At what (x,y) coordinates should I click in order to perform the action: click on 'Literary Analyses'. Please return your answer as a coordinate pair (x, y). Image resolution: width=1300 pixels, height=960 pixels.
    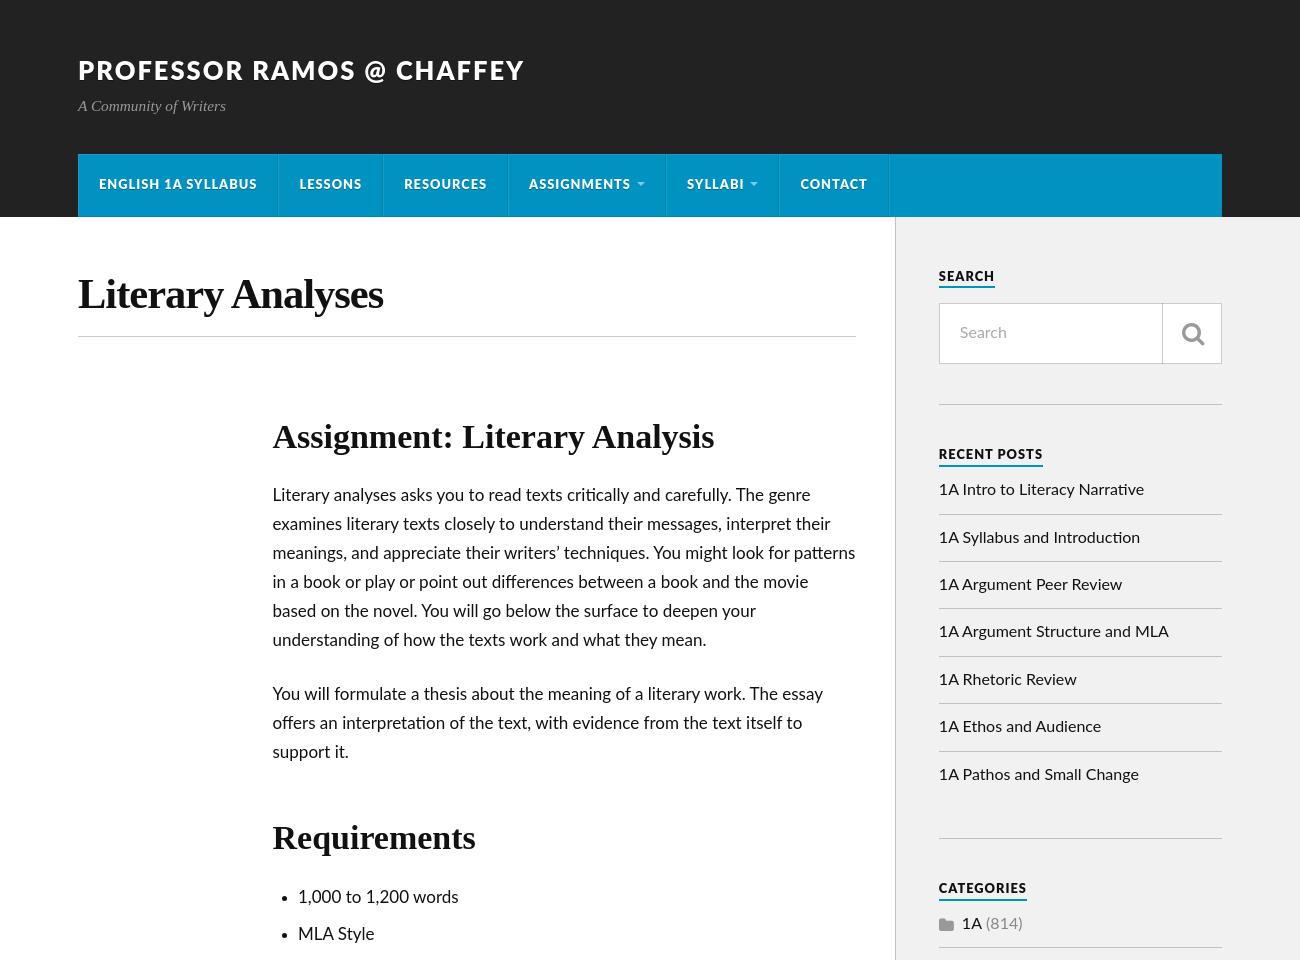
    Looking at the image, I should click on (229, 291).